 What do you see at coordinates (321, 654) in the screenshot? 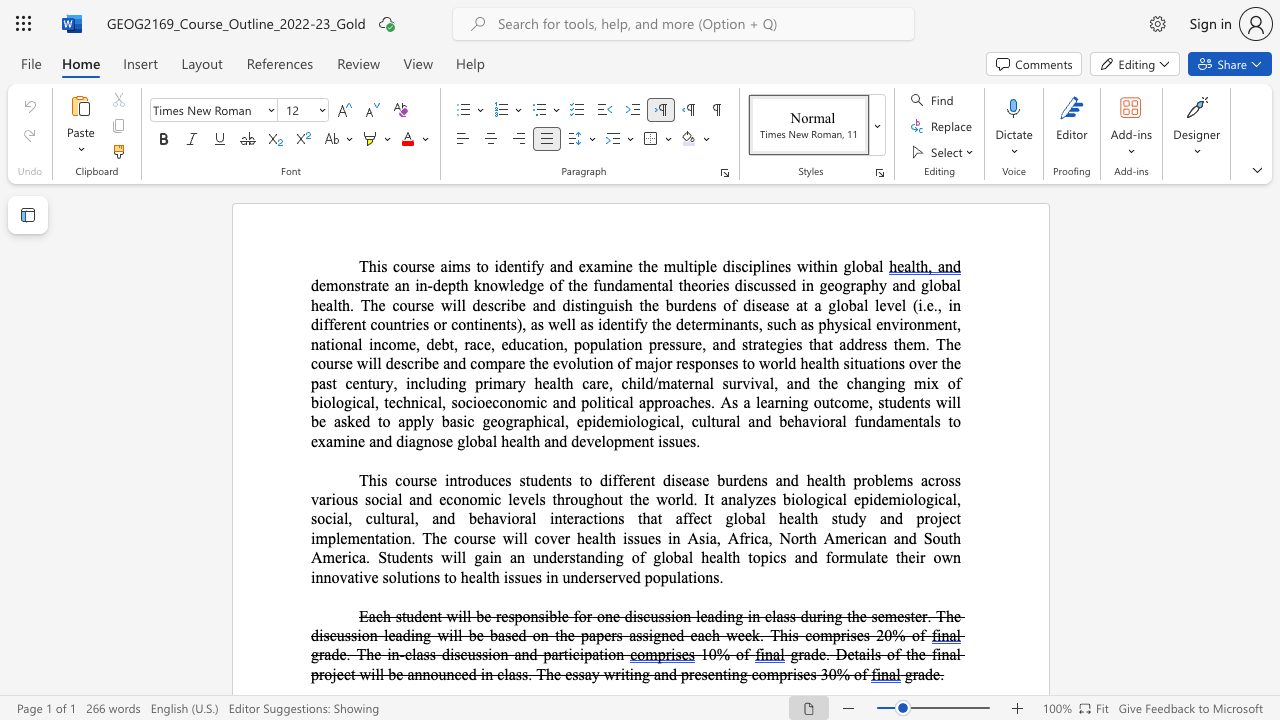
I see `the 1th character "r" in the text` at bounding box center [321, 654].